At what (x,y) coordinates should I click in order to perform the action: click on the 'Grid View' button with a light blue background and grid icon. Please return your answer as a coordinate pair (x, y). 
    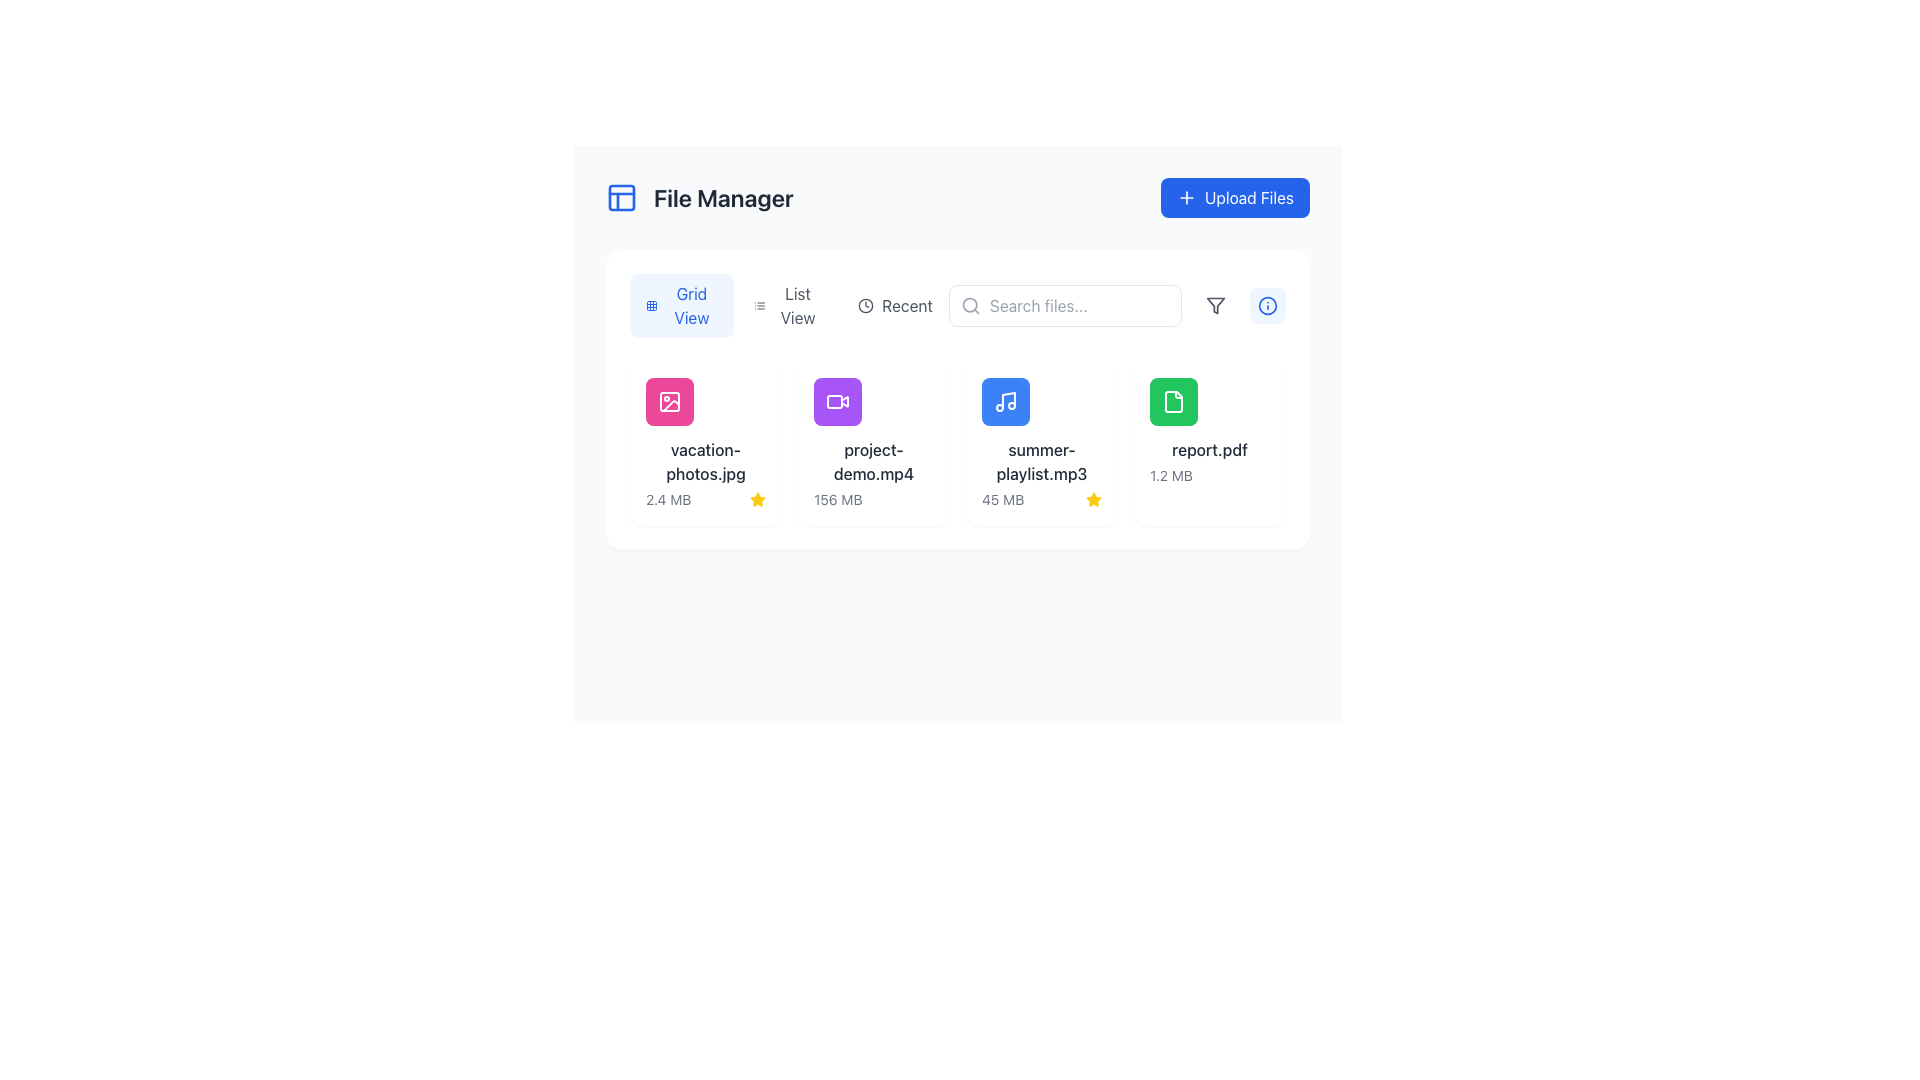
    Looking at the image, I should click on (681, 305).